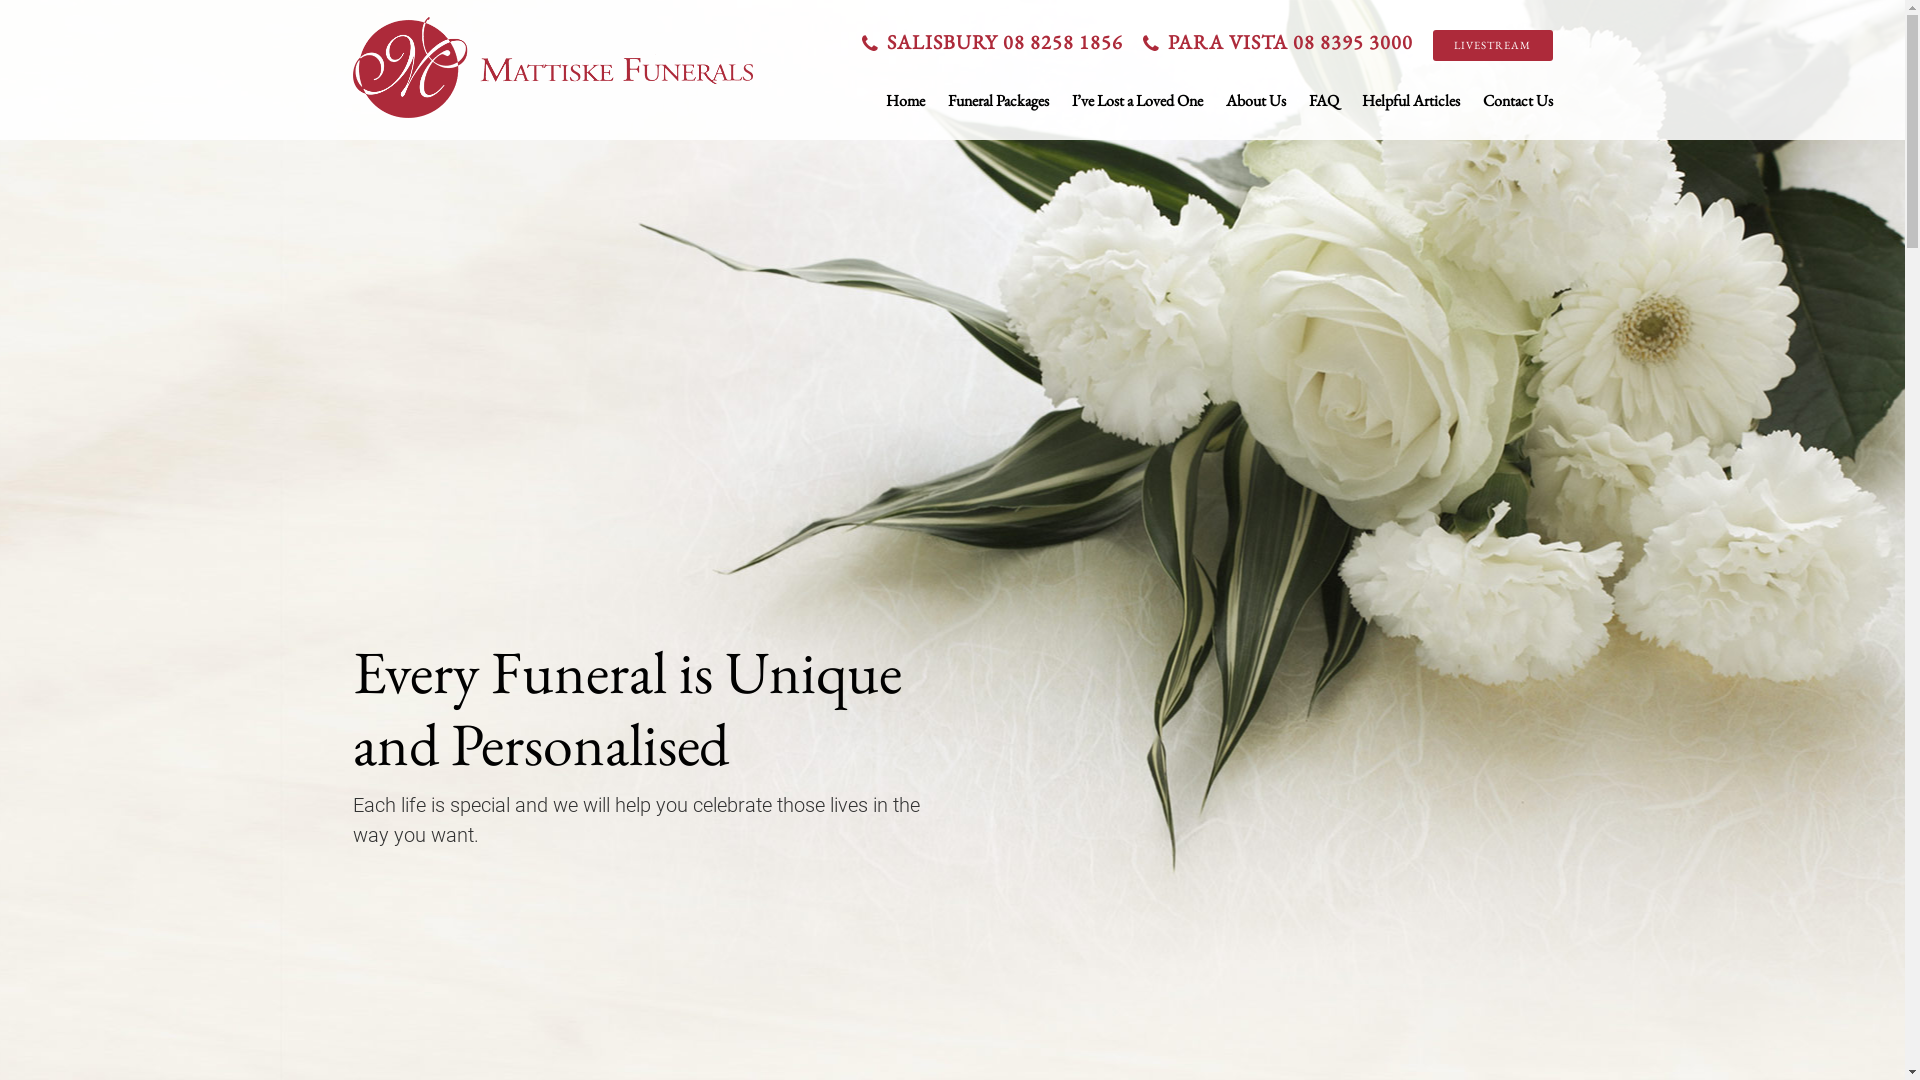 The image size is (1920, 1080). I want to click on 'Home', so click(904, 100).